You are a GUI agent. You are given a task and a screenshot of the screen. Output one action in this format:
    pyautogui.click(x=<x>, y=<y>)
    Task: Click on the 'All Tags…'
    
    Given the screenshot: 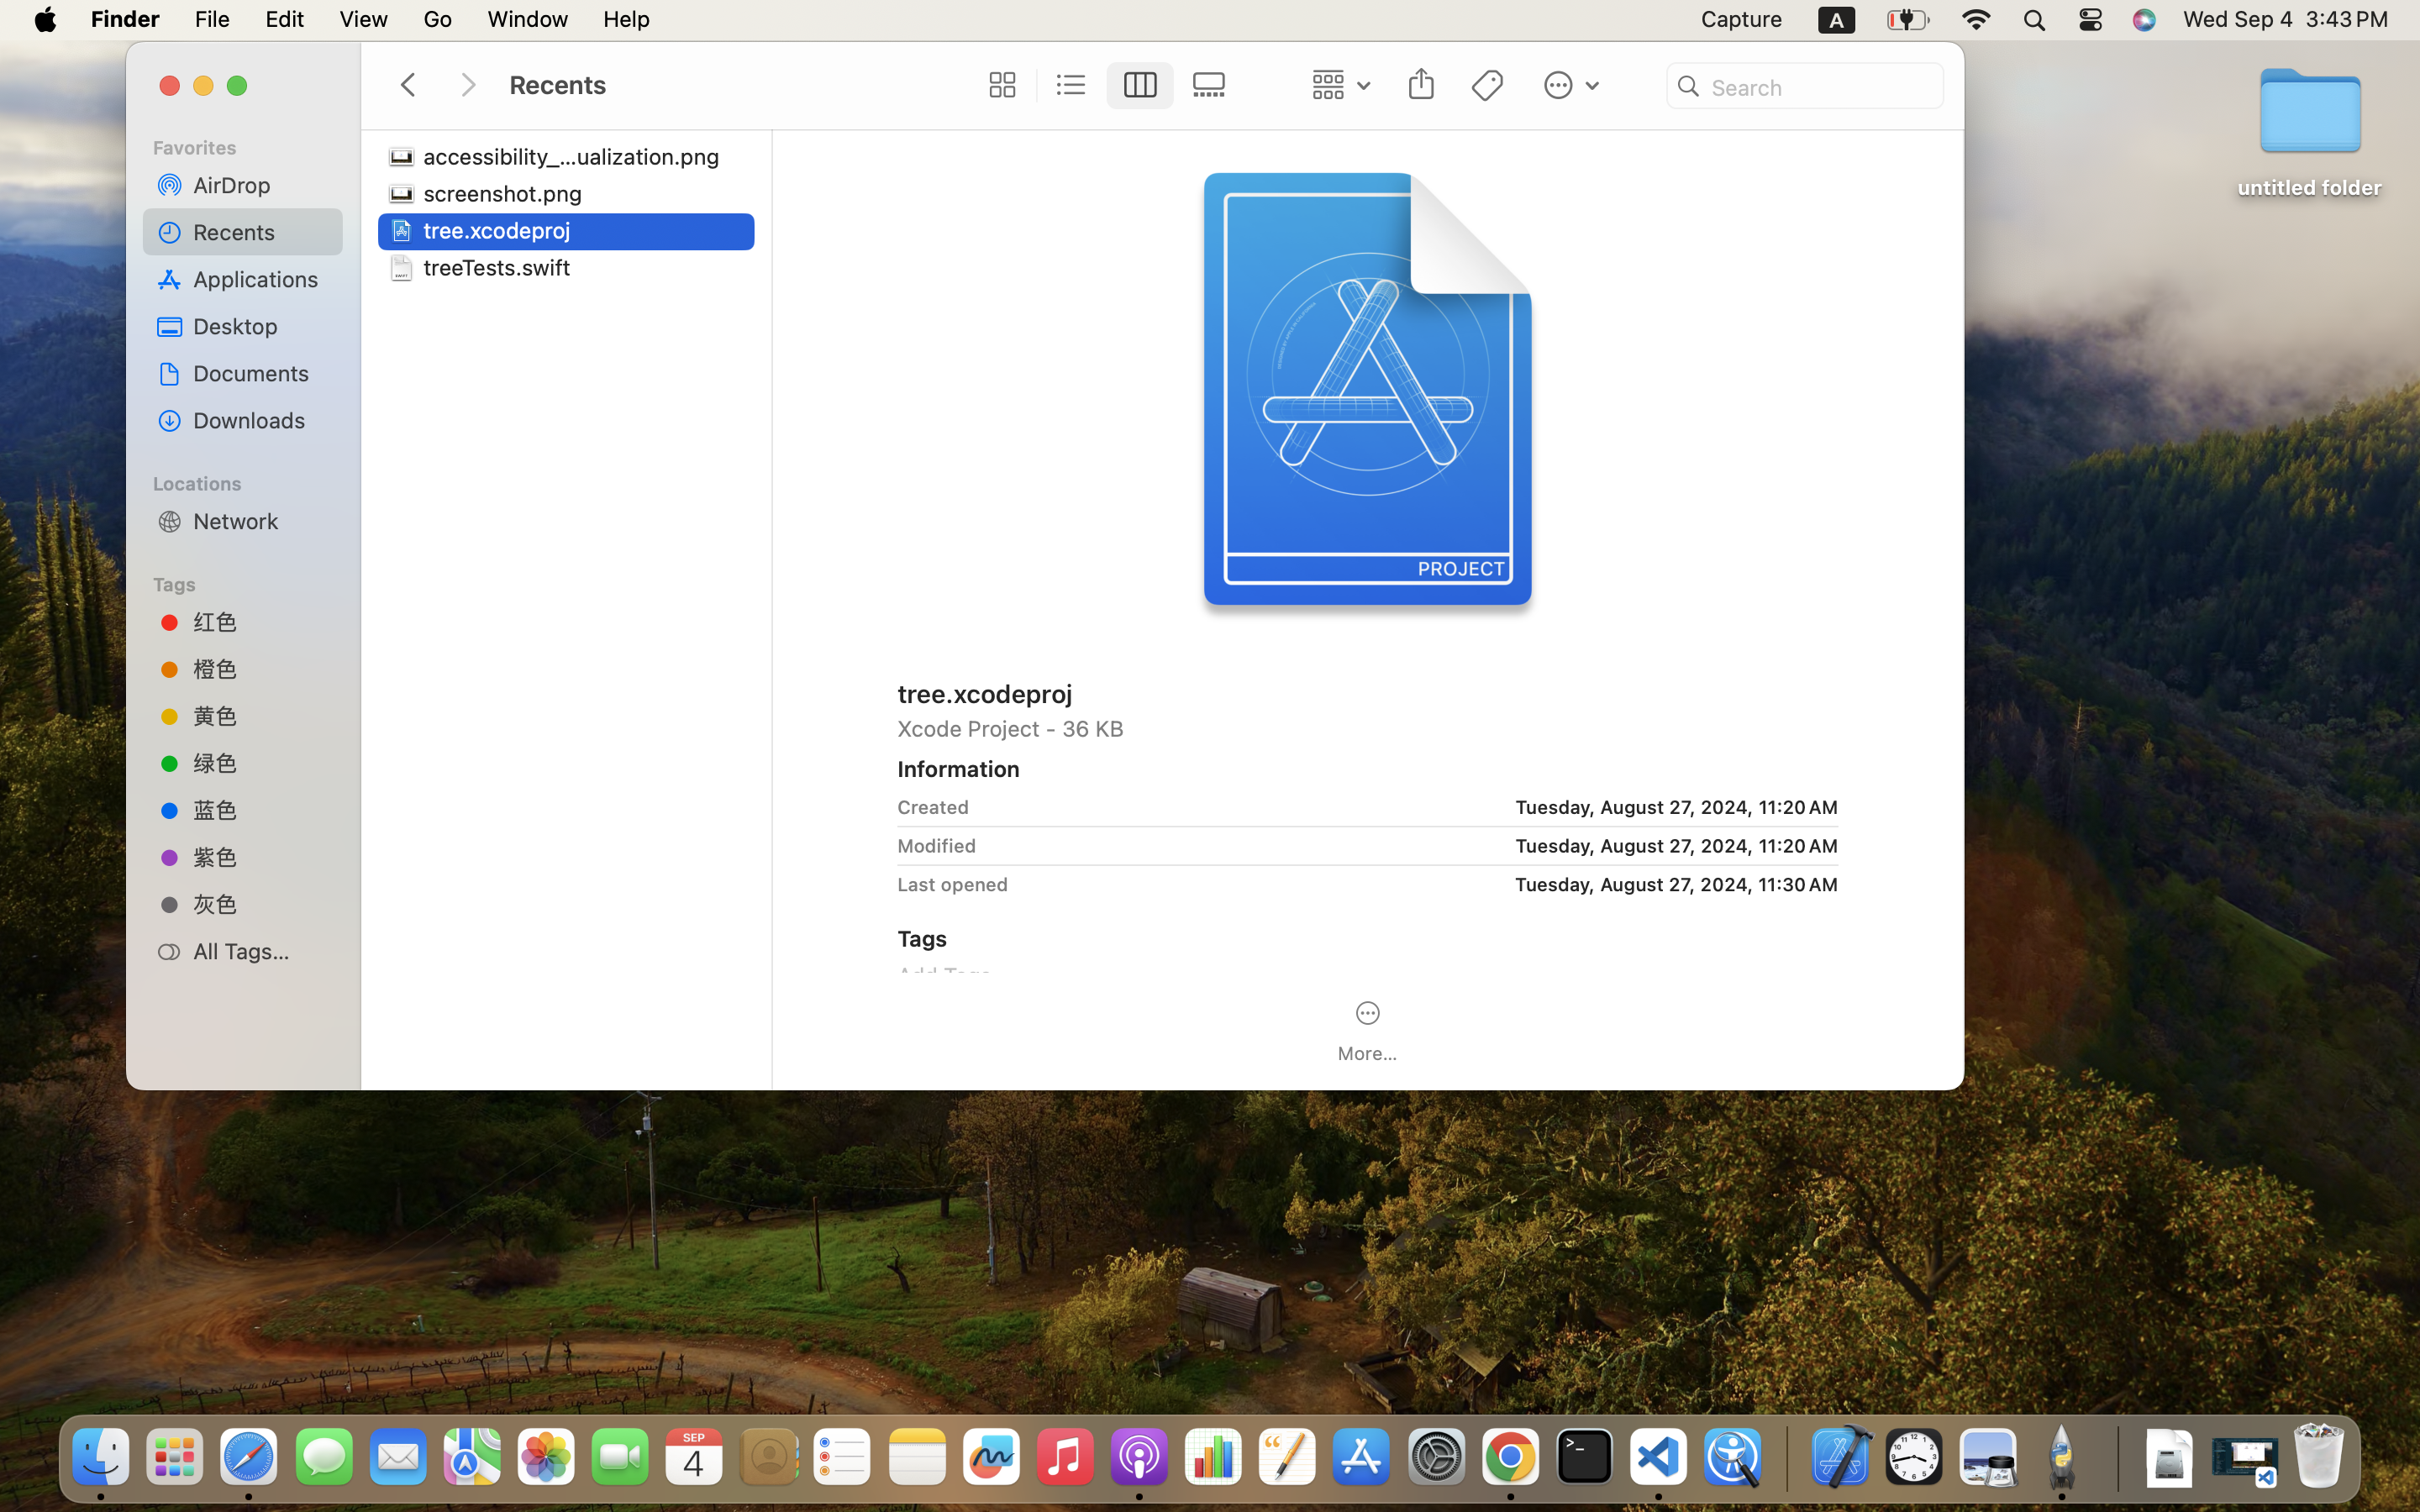 What is the action you would take?
    pyautogui.click(x=260, y=949)
    